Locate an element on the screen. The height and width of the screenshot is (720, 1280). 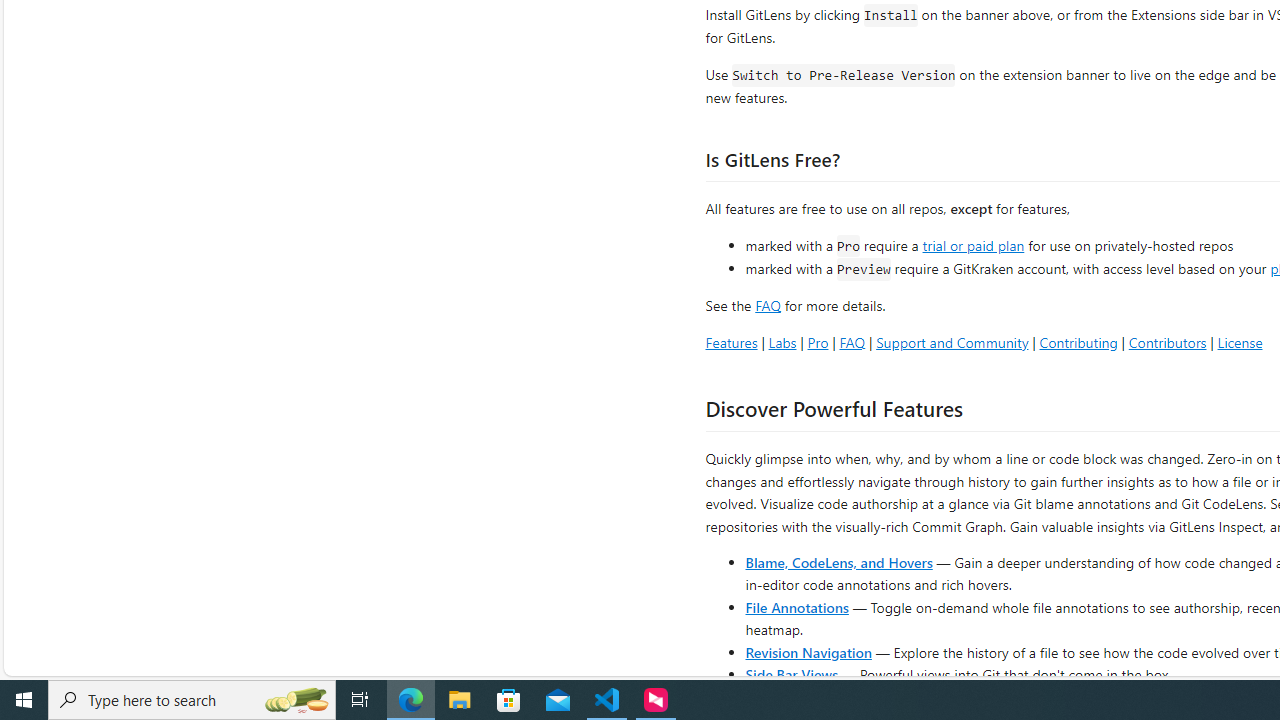
'trial or paid plan' is located at coordinates (973, 243).